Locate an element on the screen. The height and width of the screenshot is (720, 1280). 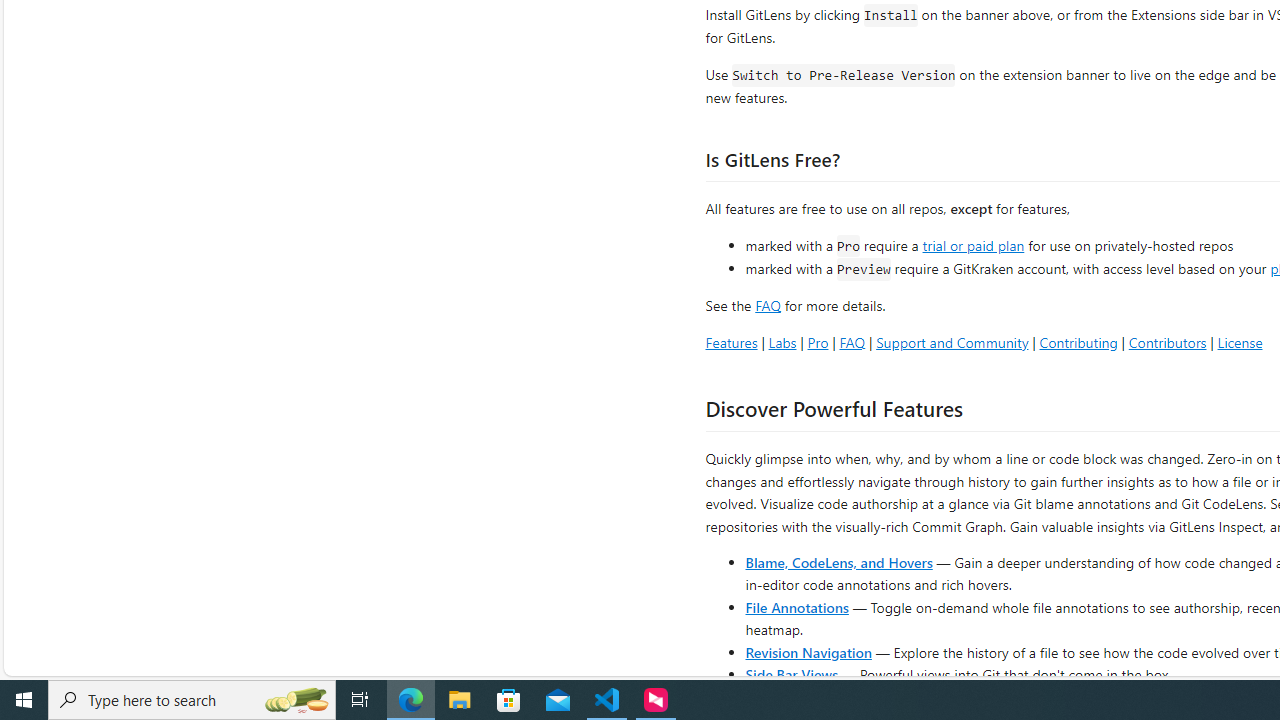
'trial or paid plan' is located at coordinates (973, 243).